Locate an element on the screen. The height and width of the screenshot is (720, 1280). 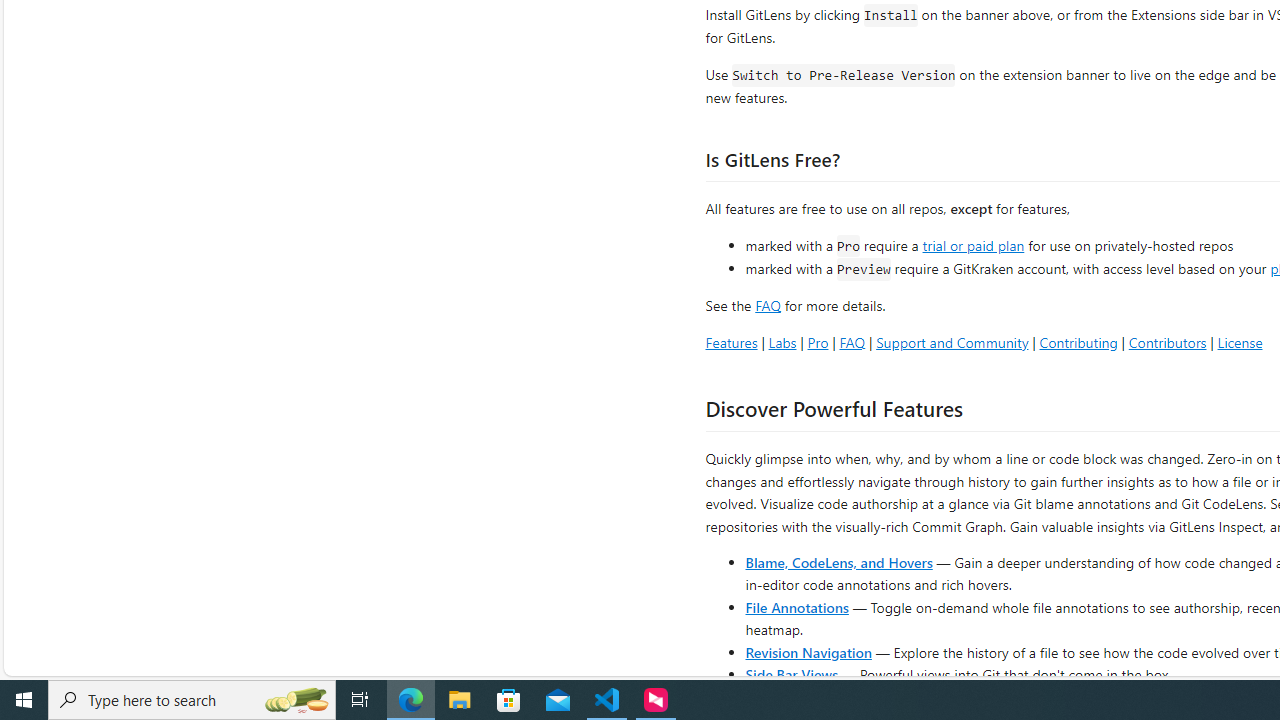
'trial or paid plan' is located at coordinates (973, 243).